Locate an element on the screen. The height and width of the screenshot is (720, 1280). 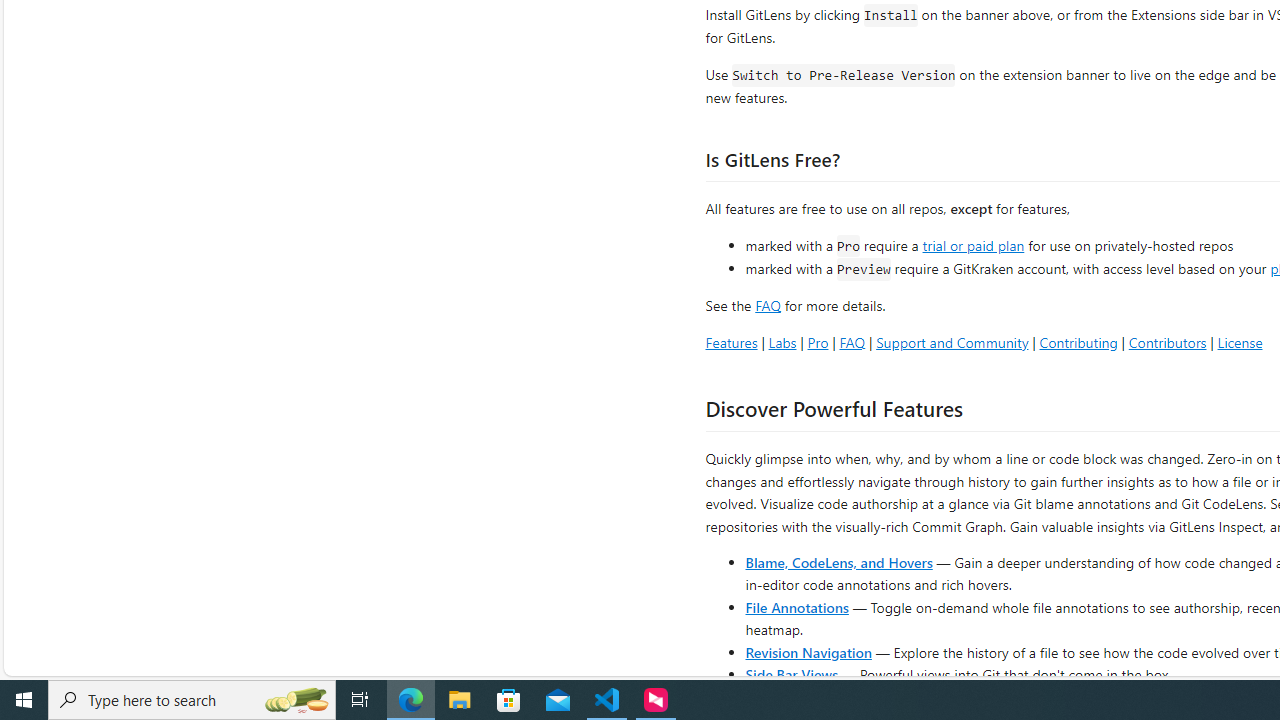
'trial or paid plan' is located at coordinates (973, 243).